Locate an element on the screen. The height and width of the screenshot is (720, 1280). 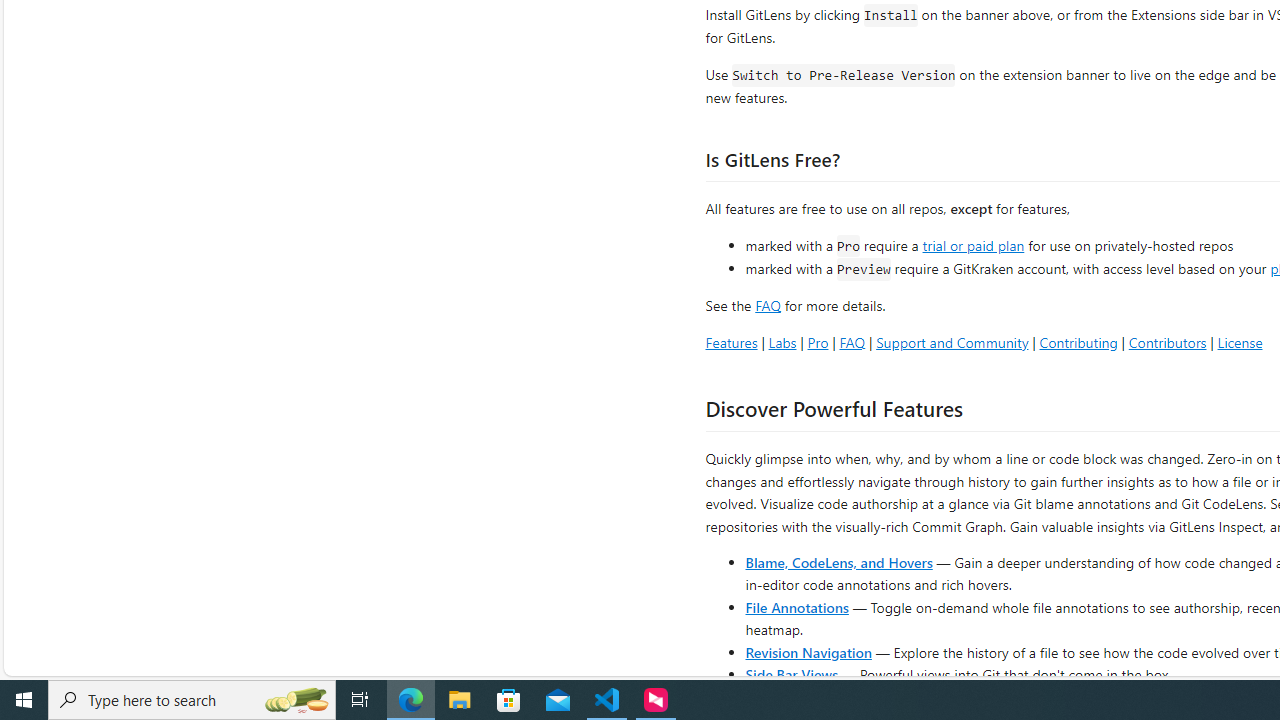
'trial or paid plan' is located at coordinates (973, 243).